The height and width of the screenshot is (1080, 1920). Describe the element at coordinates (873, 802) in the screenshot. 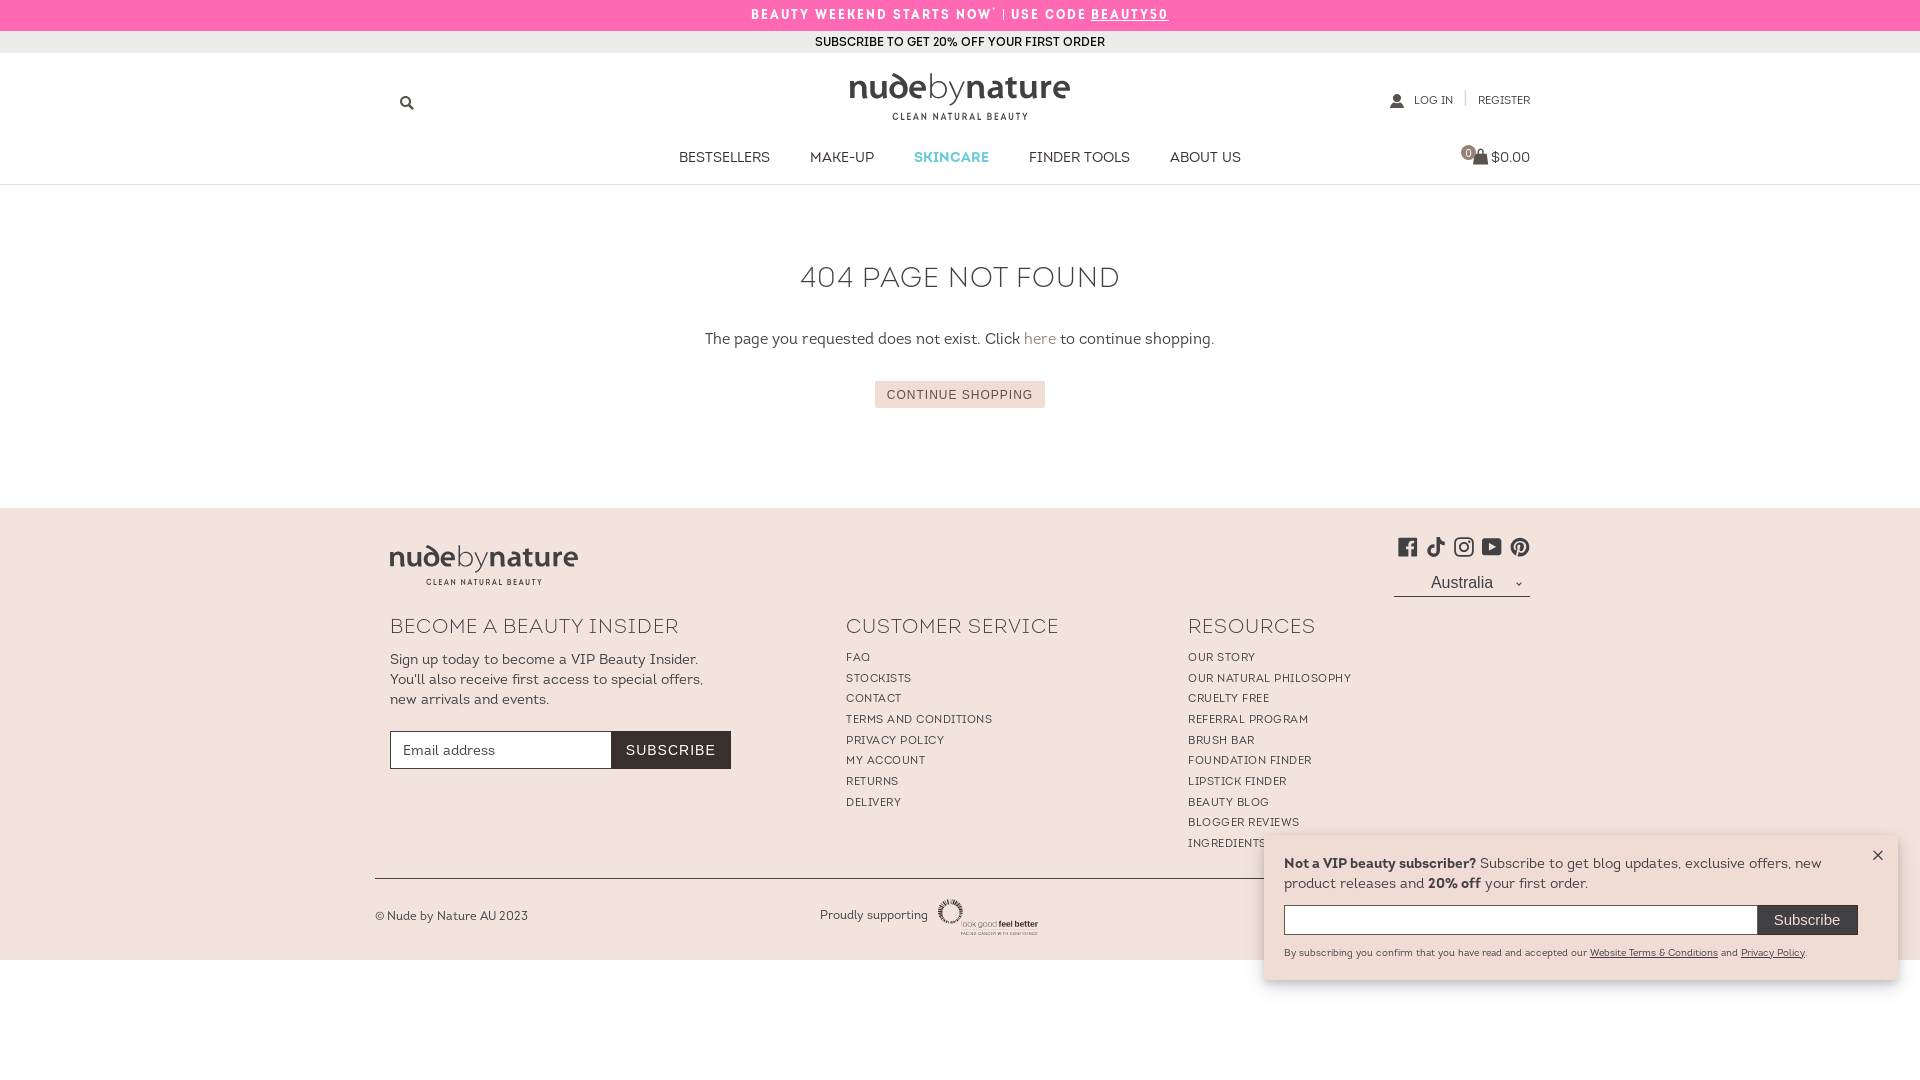

I see `'DELIVERY'` at that location.